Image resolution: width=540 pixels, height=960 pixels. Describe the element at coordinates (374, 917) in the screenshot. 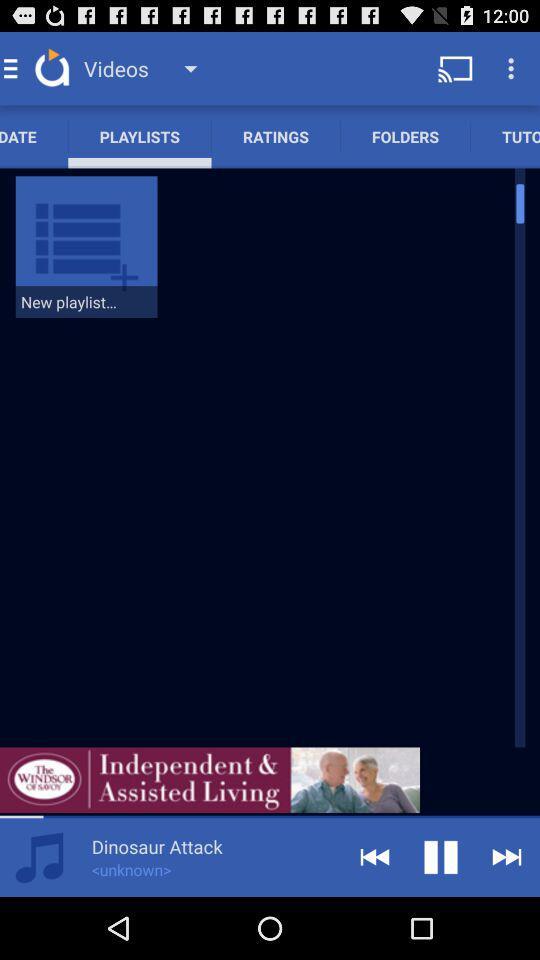

I see `the av_rewind icon` at that location.